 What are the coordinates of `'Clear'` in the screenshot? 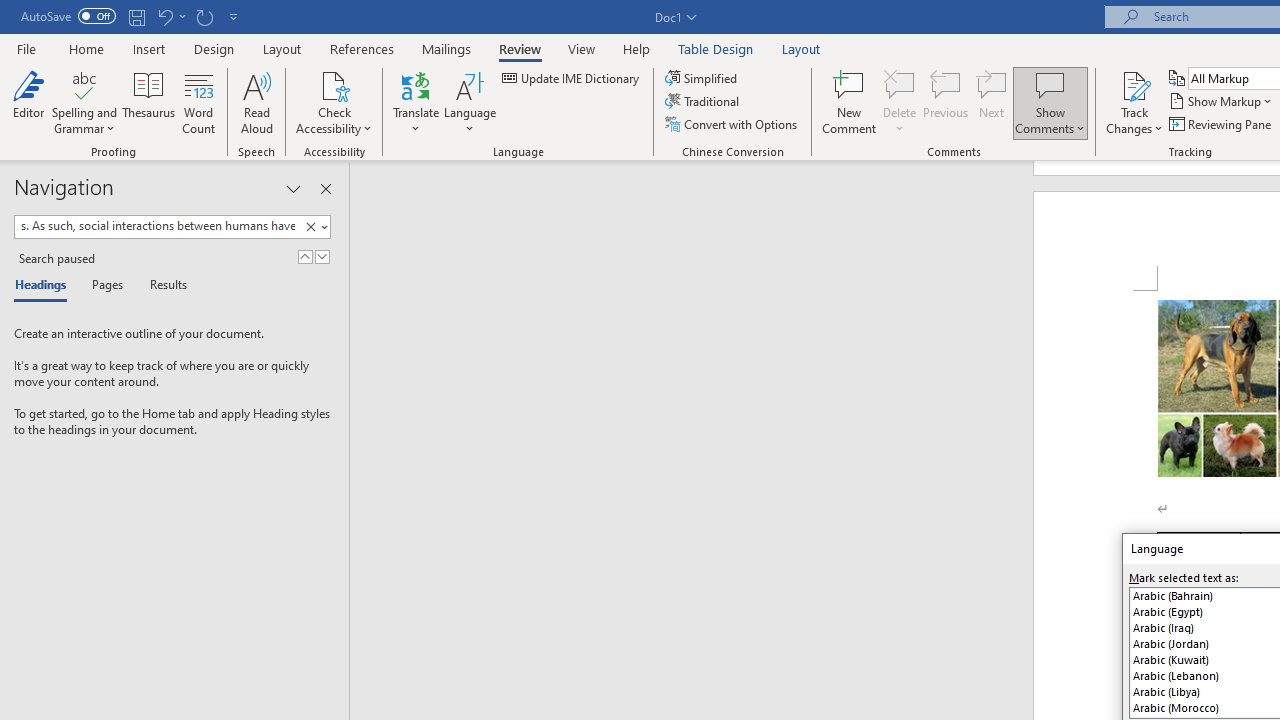 It's located at (310, 226).